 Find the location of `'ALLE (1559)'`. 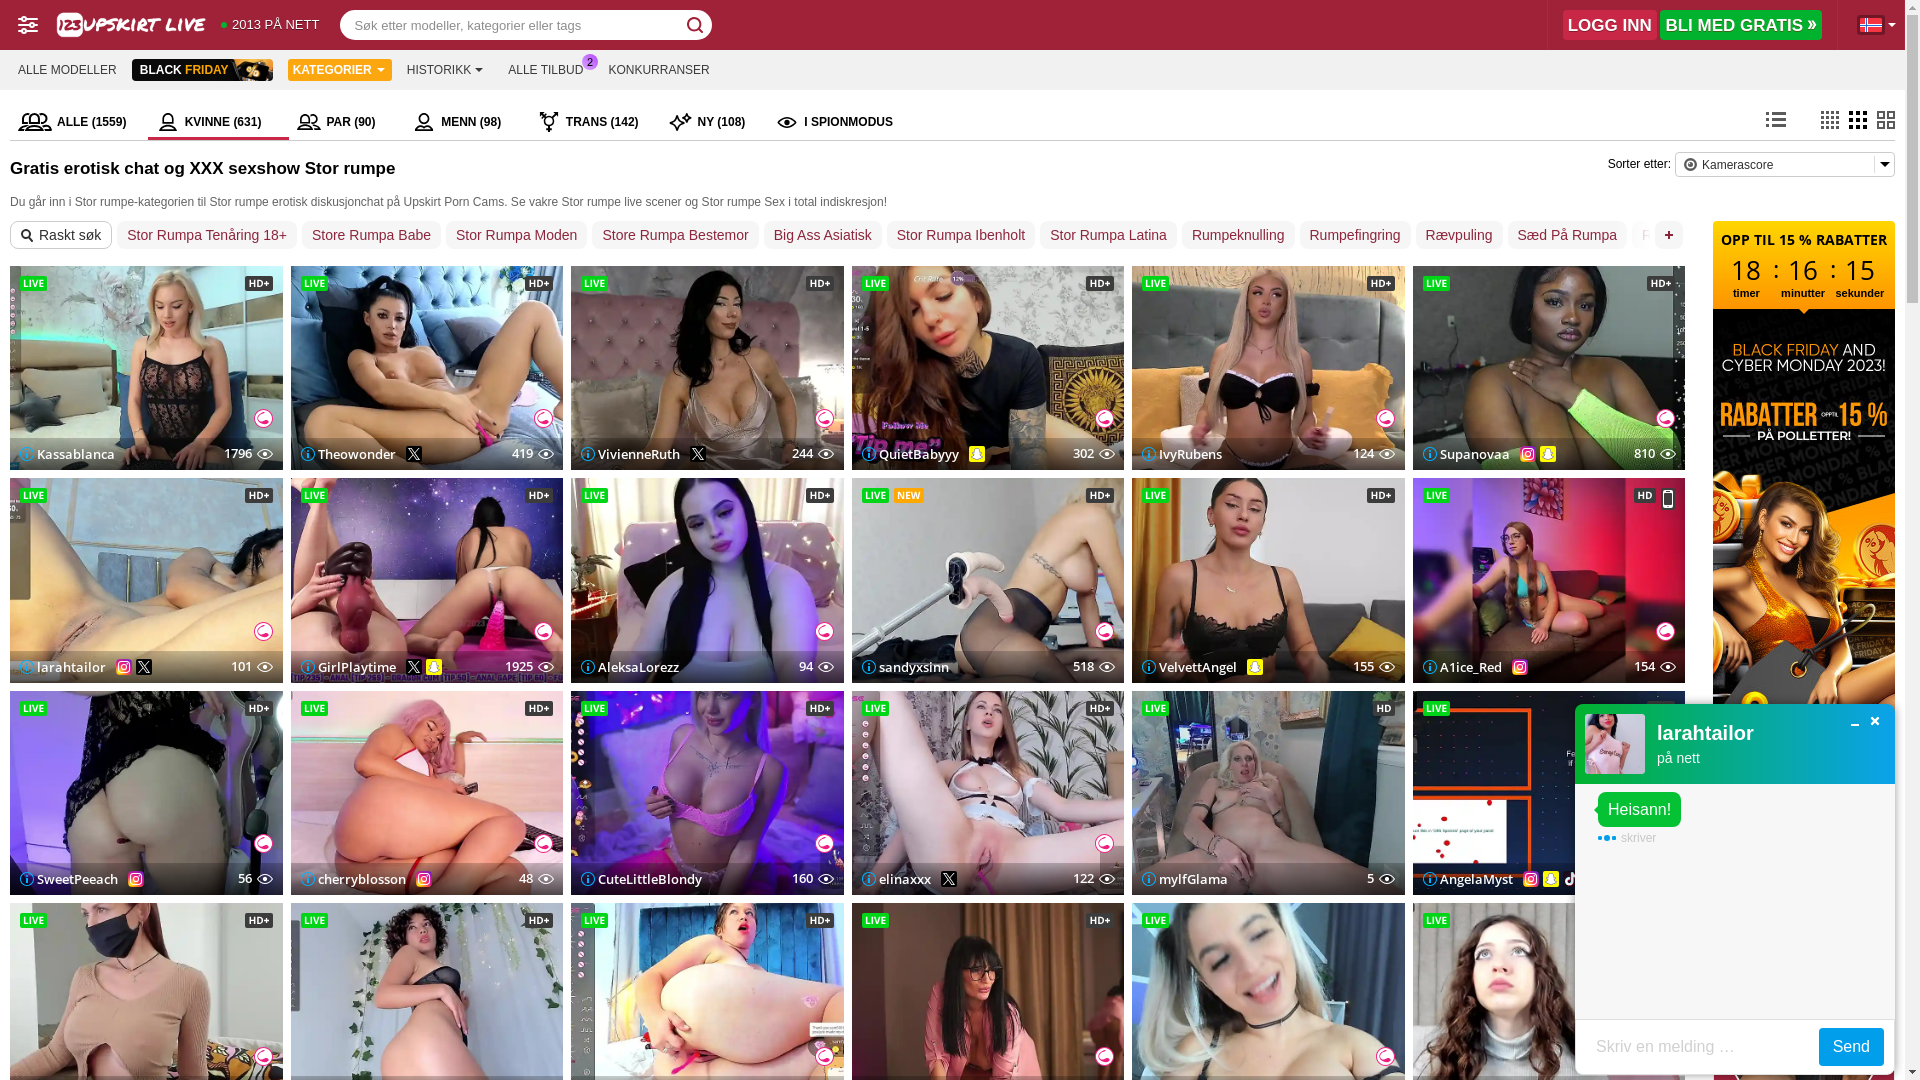

'ALLE (1559)' is located at coordinates (9, 122).